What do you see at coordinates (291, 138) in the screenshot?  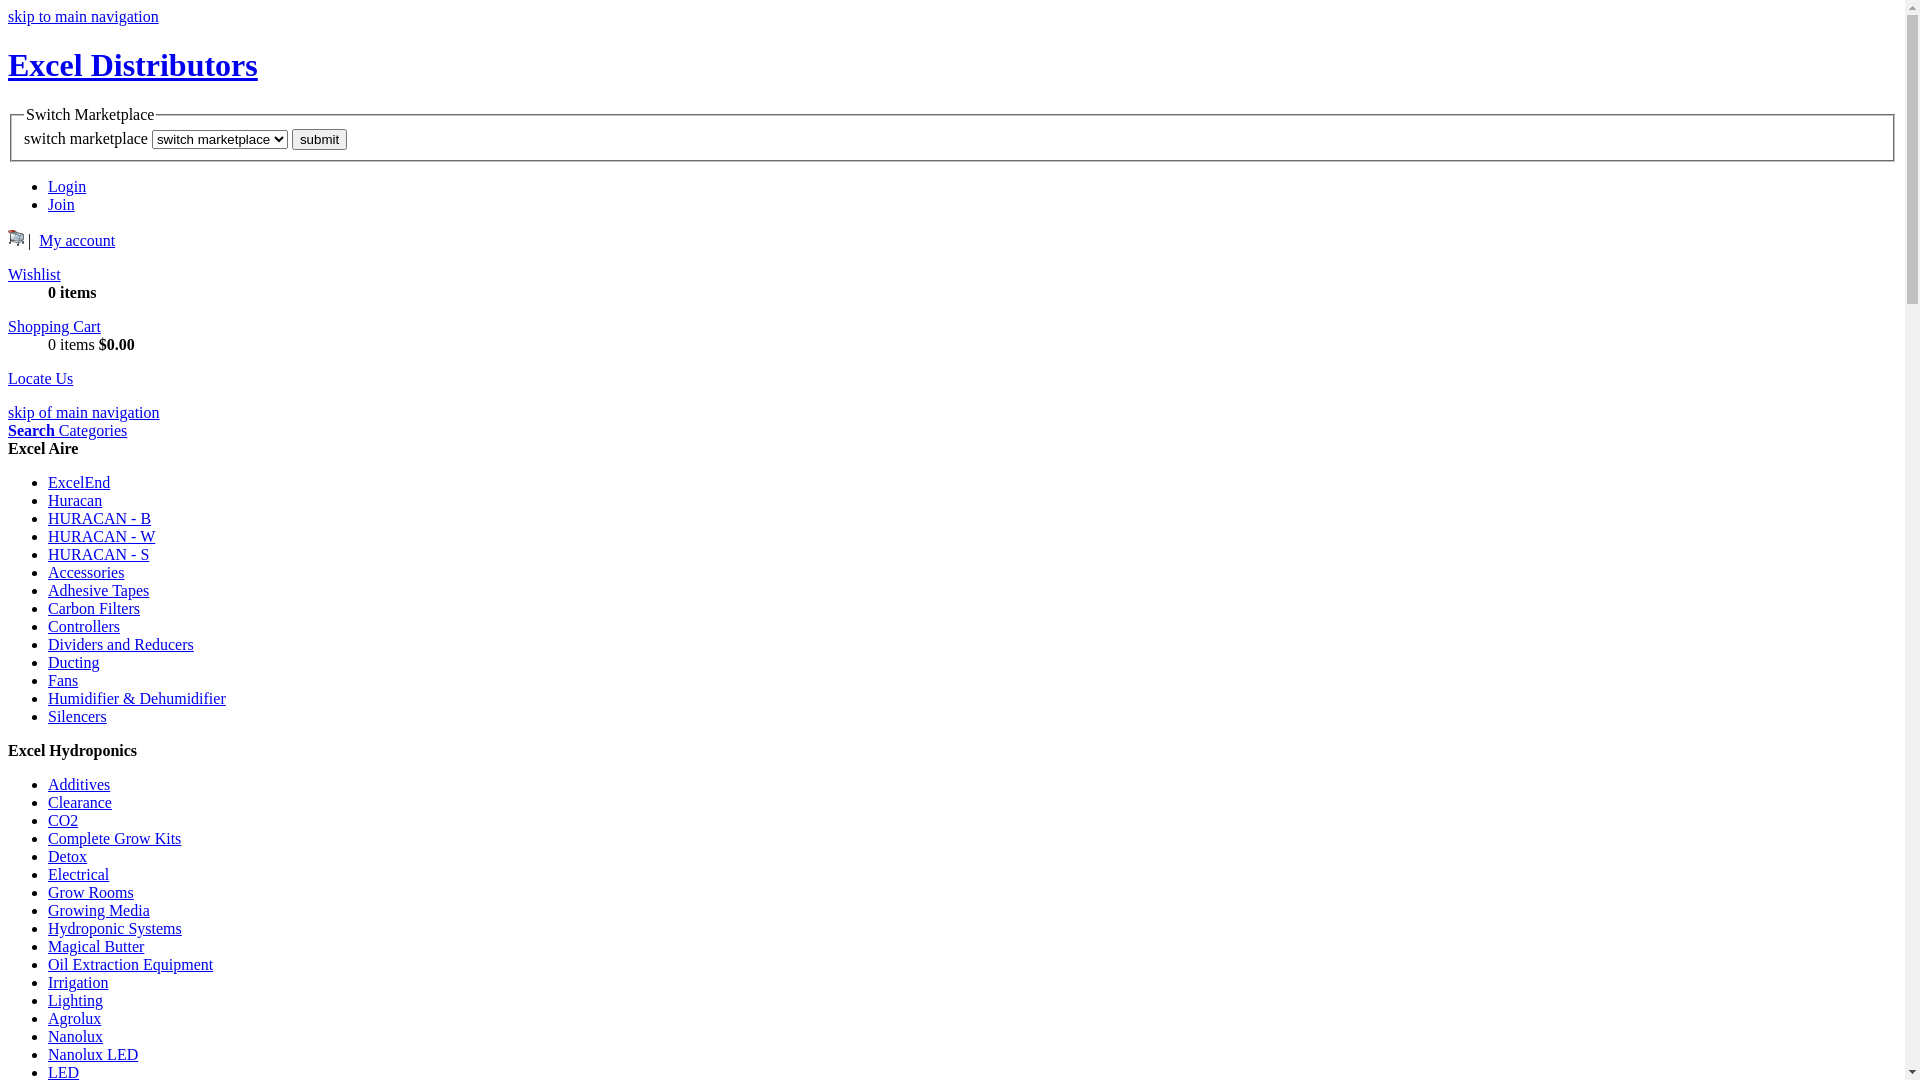 I see `'submit'` at bounding box center [291, 138].